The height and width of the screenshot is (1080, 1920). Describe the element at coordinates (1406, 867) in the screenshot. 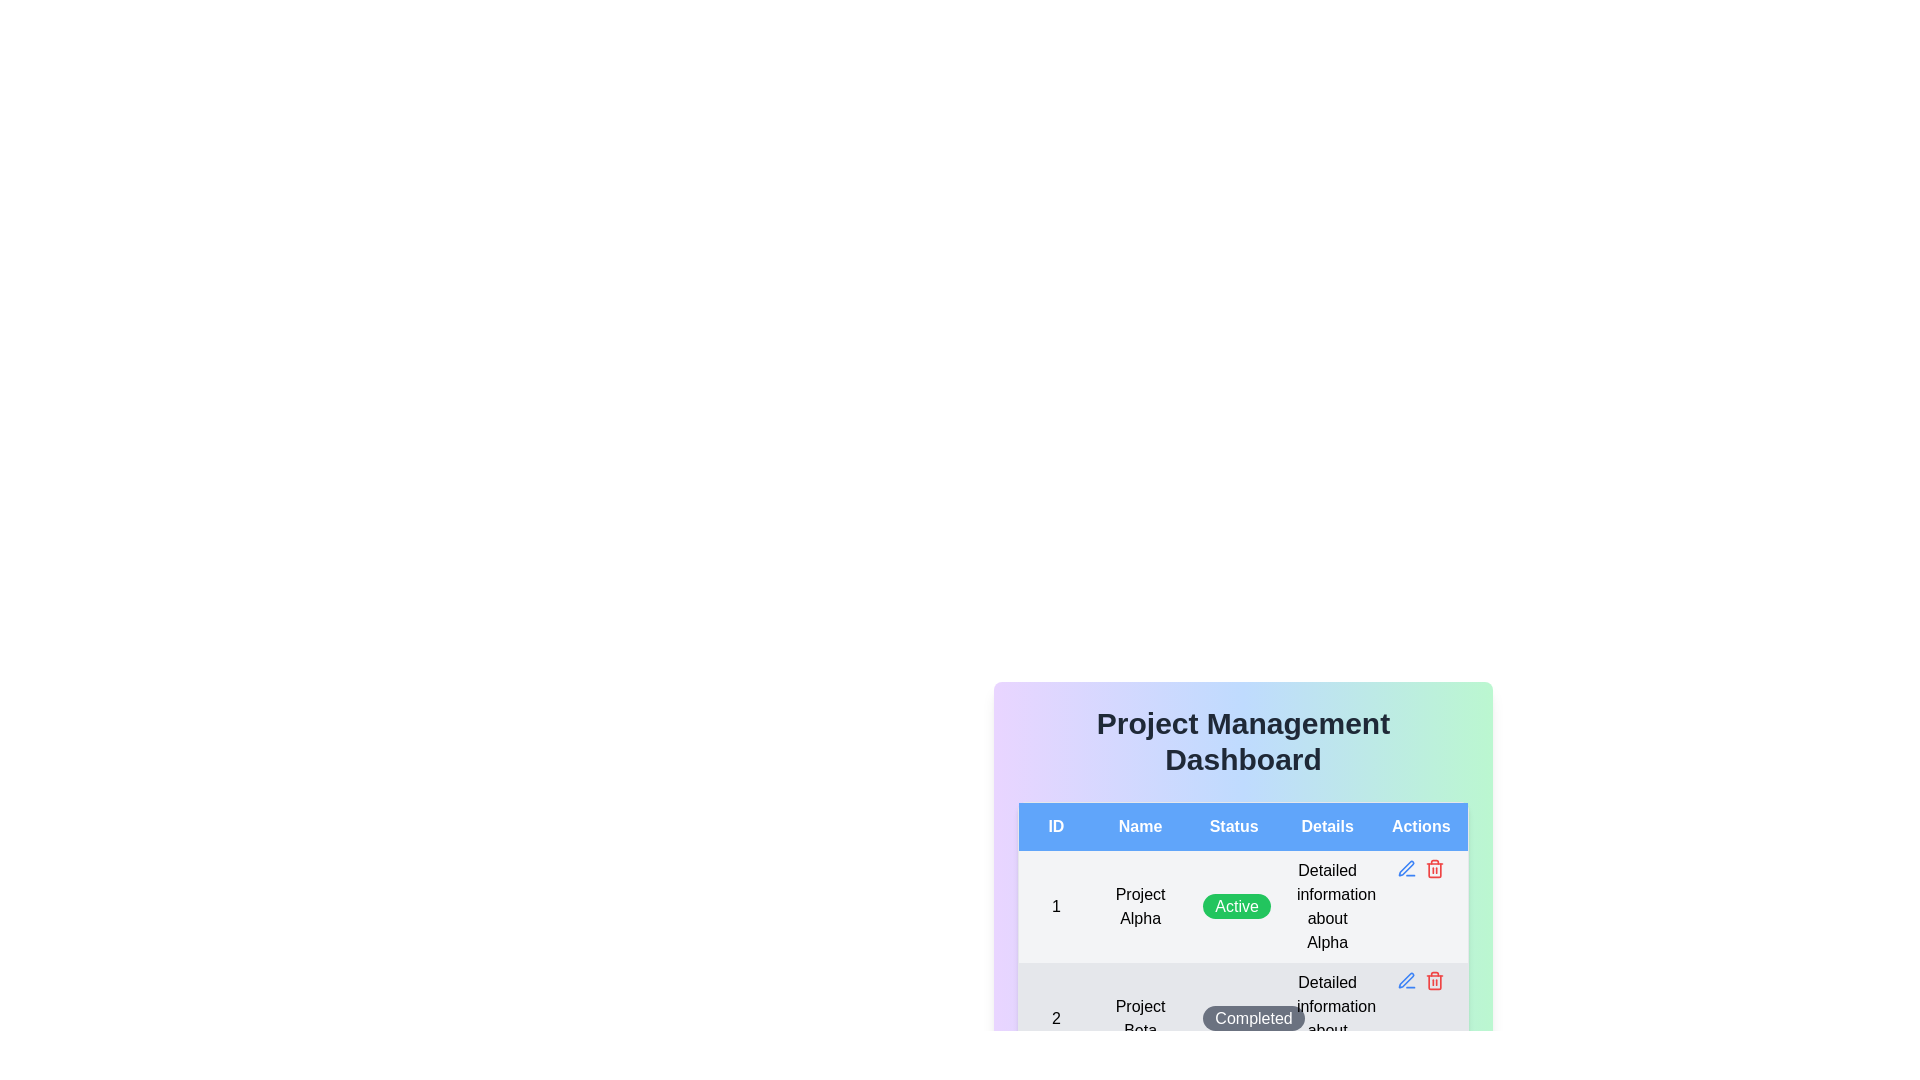

I see `the edit icon button located in the 'Actions' column of the first row of the table` at that location.